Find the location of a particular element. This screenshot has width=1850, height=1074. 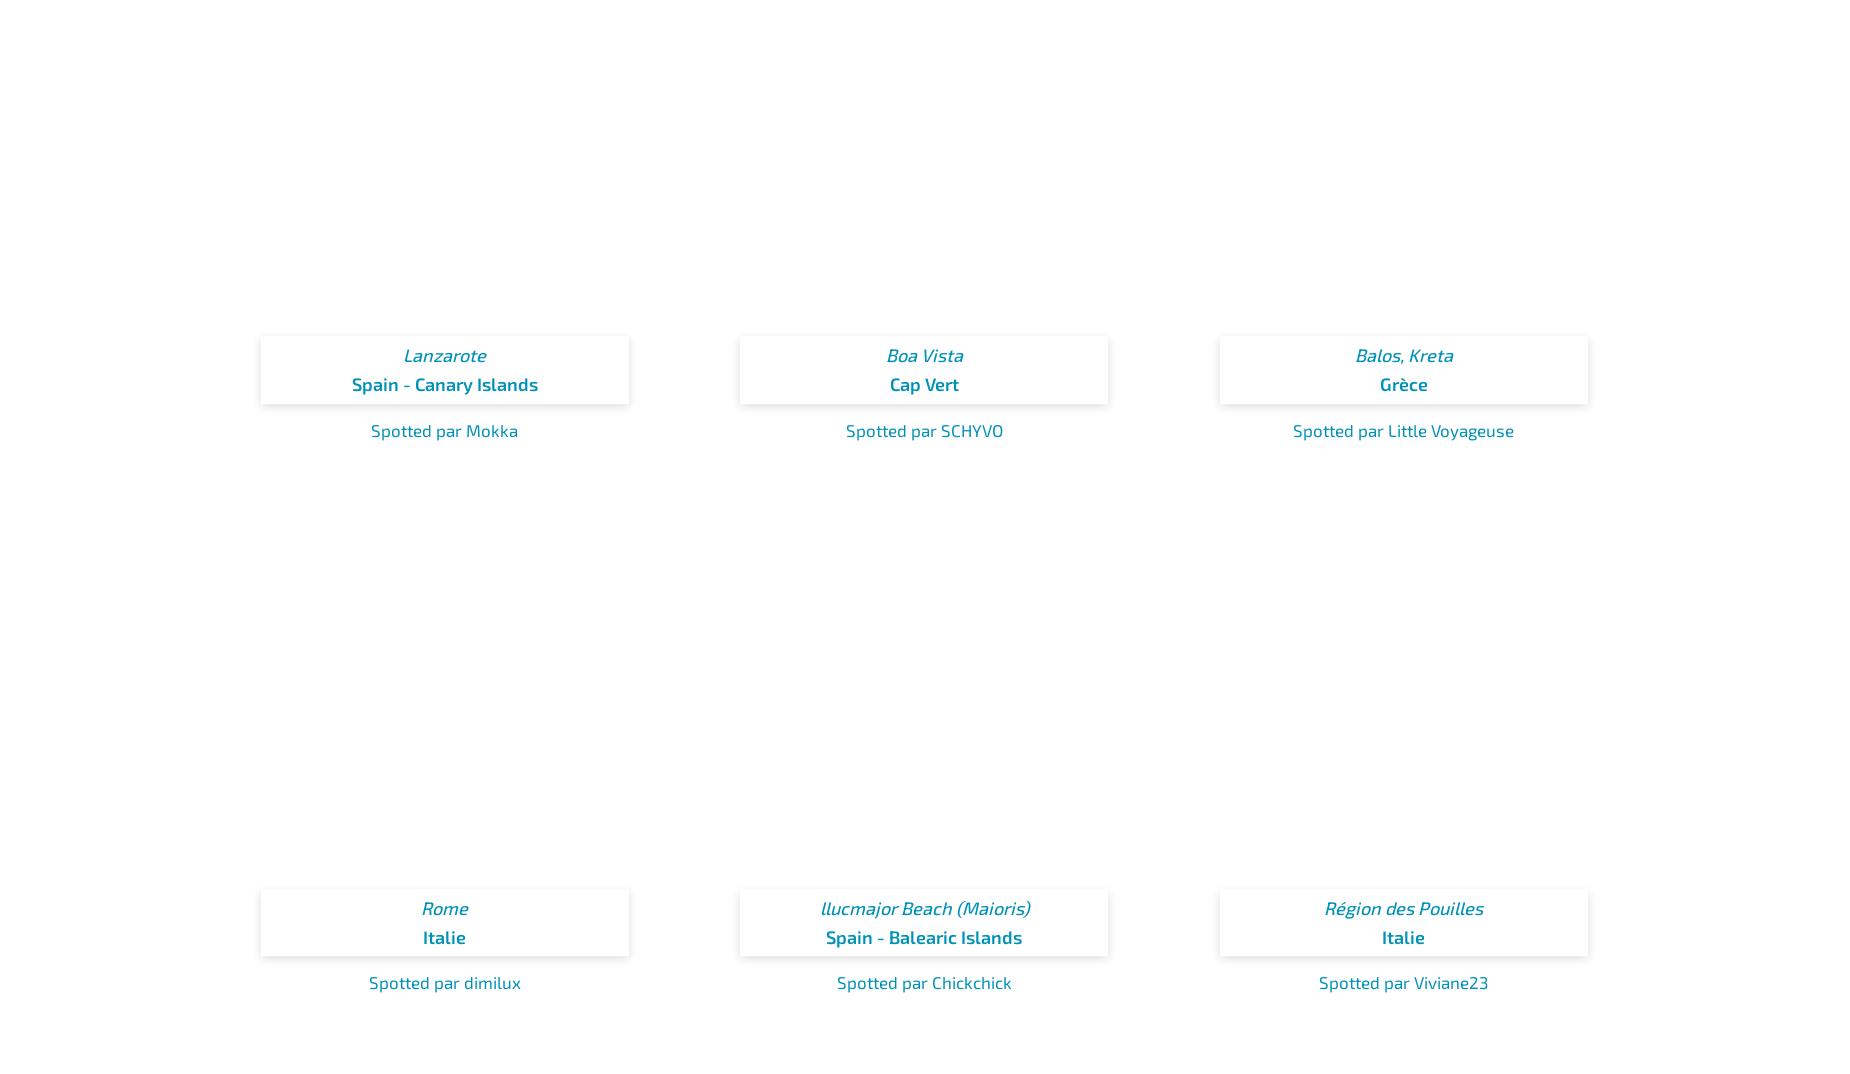

'Spotted par Little Voyageuse' is located at coordinates (1403, 428).